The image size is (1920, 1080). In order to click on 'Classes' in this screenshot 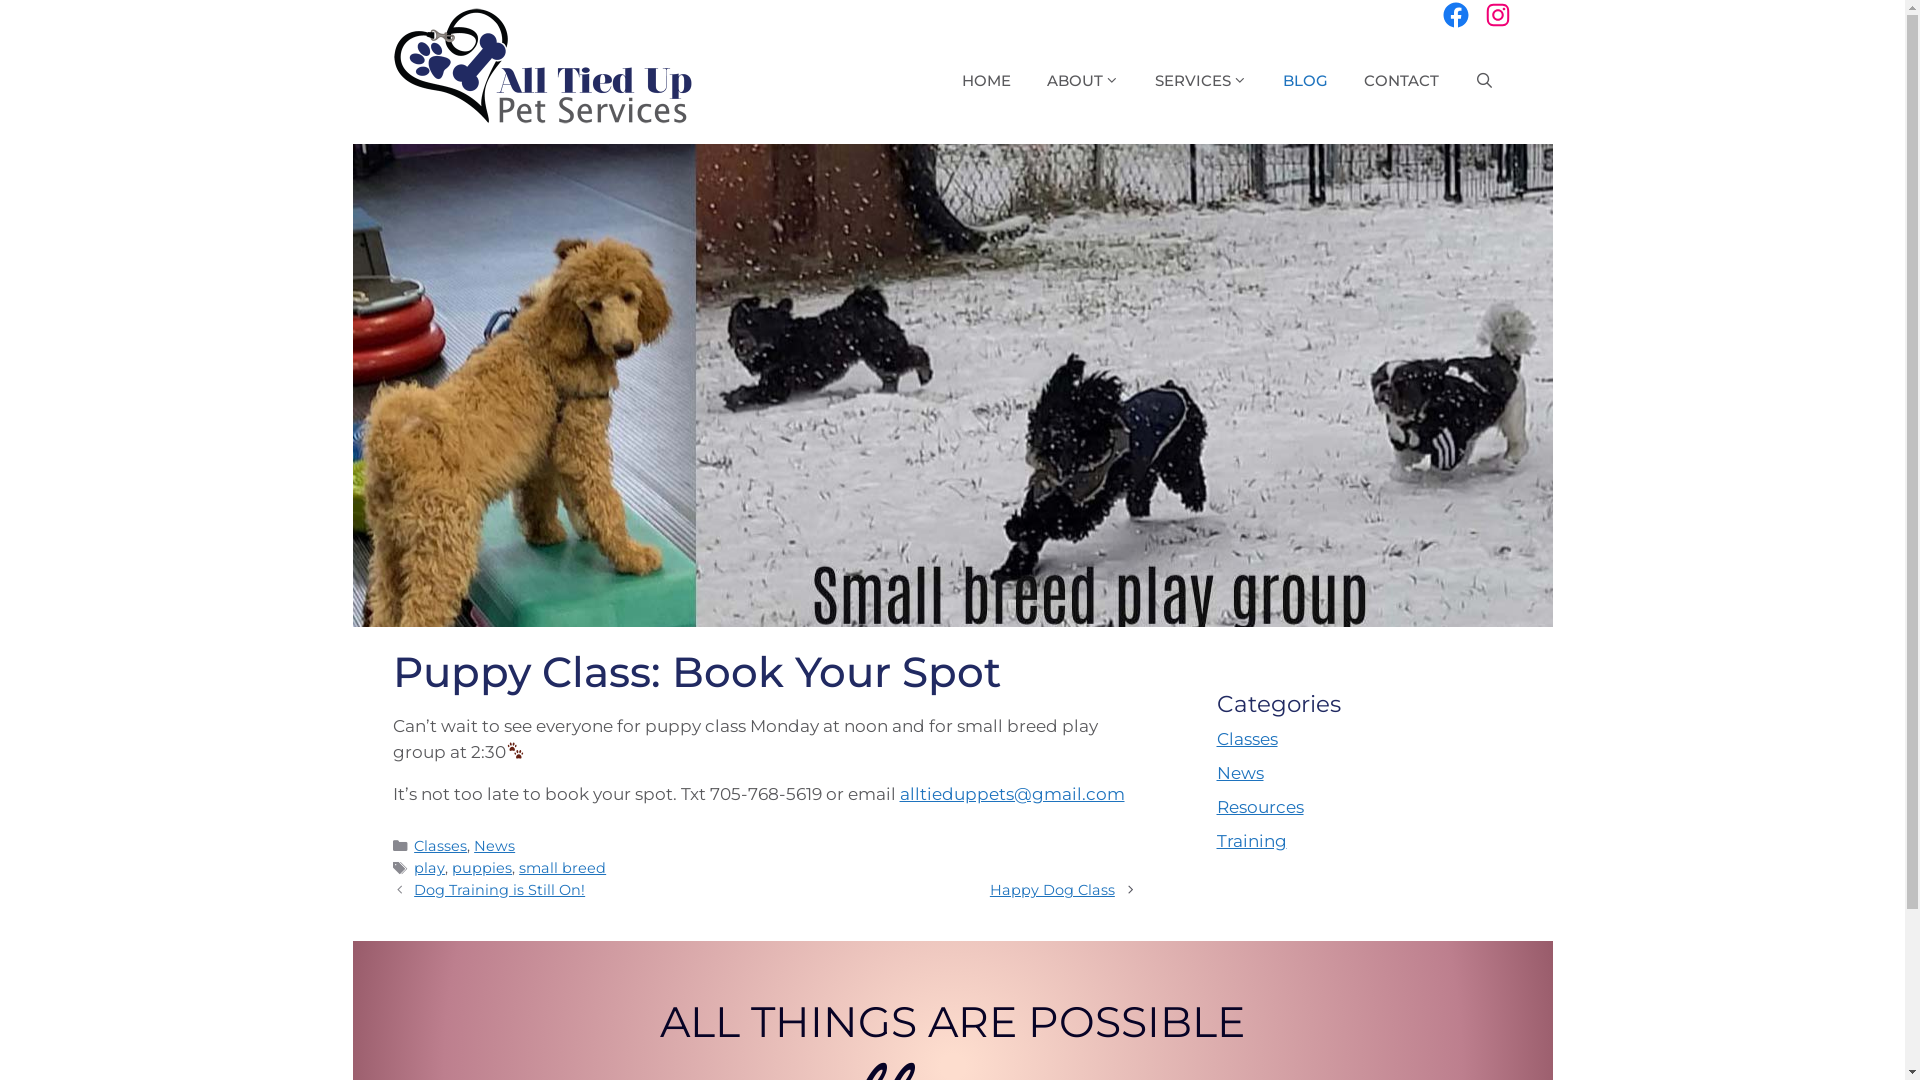, I will do `click(439, 845)`.